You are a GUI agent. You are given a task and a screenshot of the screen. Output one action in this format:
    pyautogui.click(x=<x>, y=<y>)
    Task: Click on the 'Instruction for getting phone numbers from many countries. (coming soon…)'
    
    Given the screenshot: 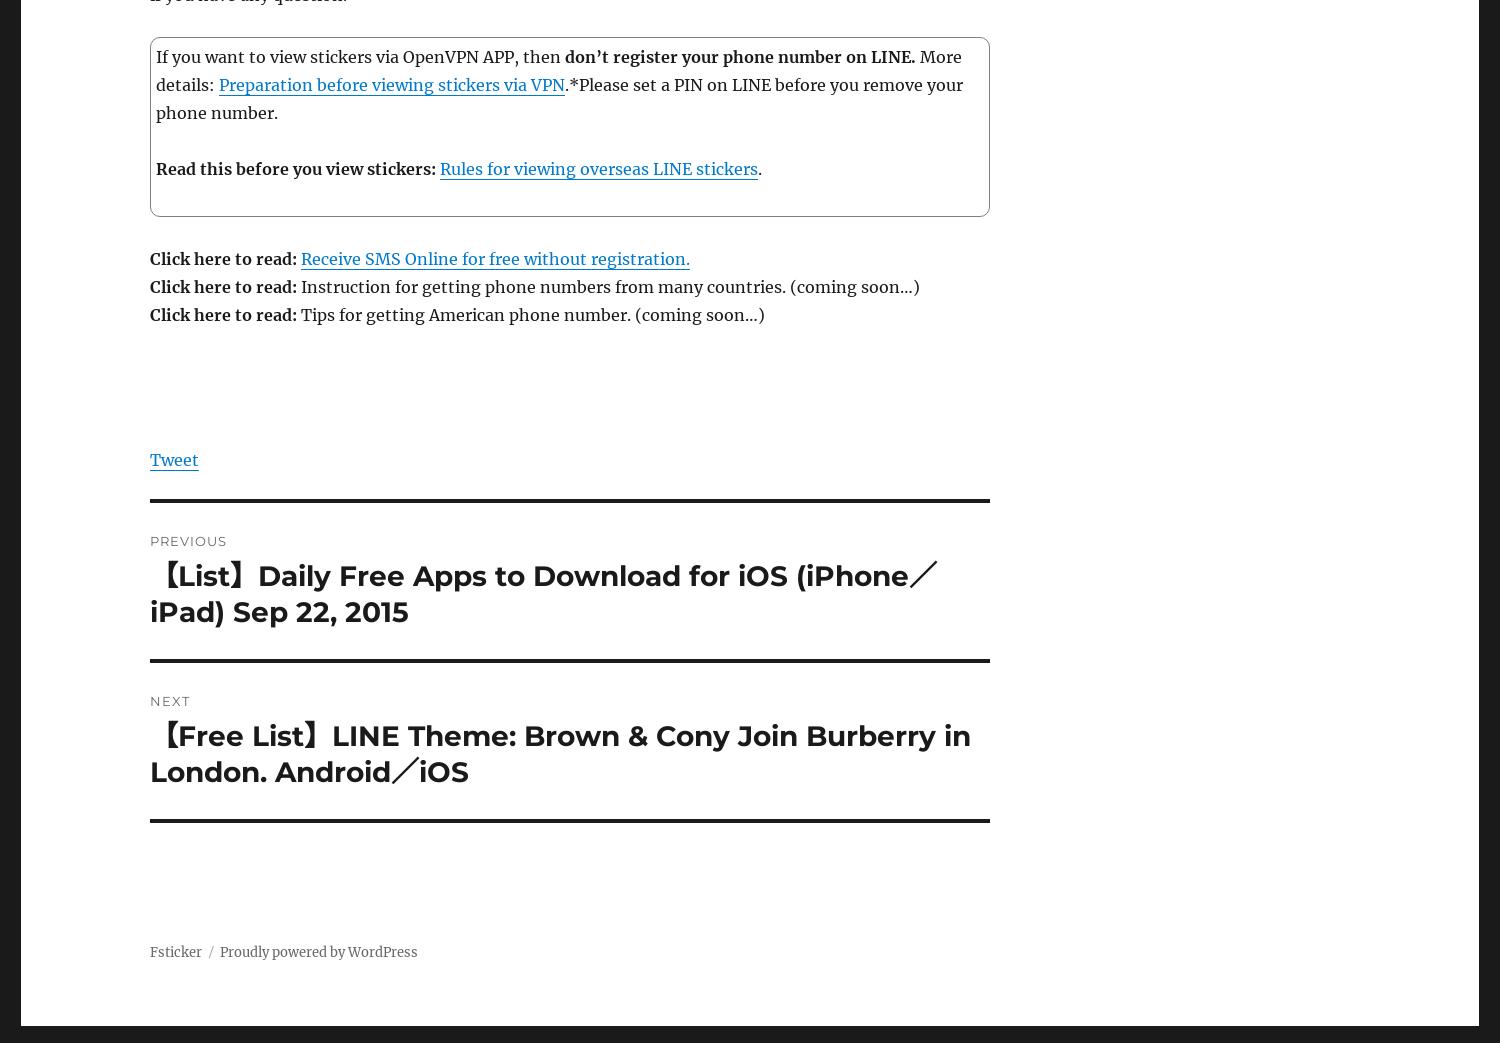 What is the action you would take?
    pyautogui.click(x=297, y=287)
    